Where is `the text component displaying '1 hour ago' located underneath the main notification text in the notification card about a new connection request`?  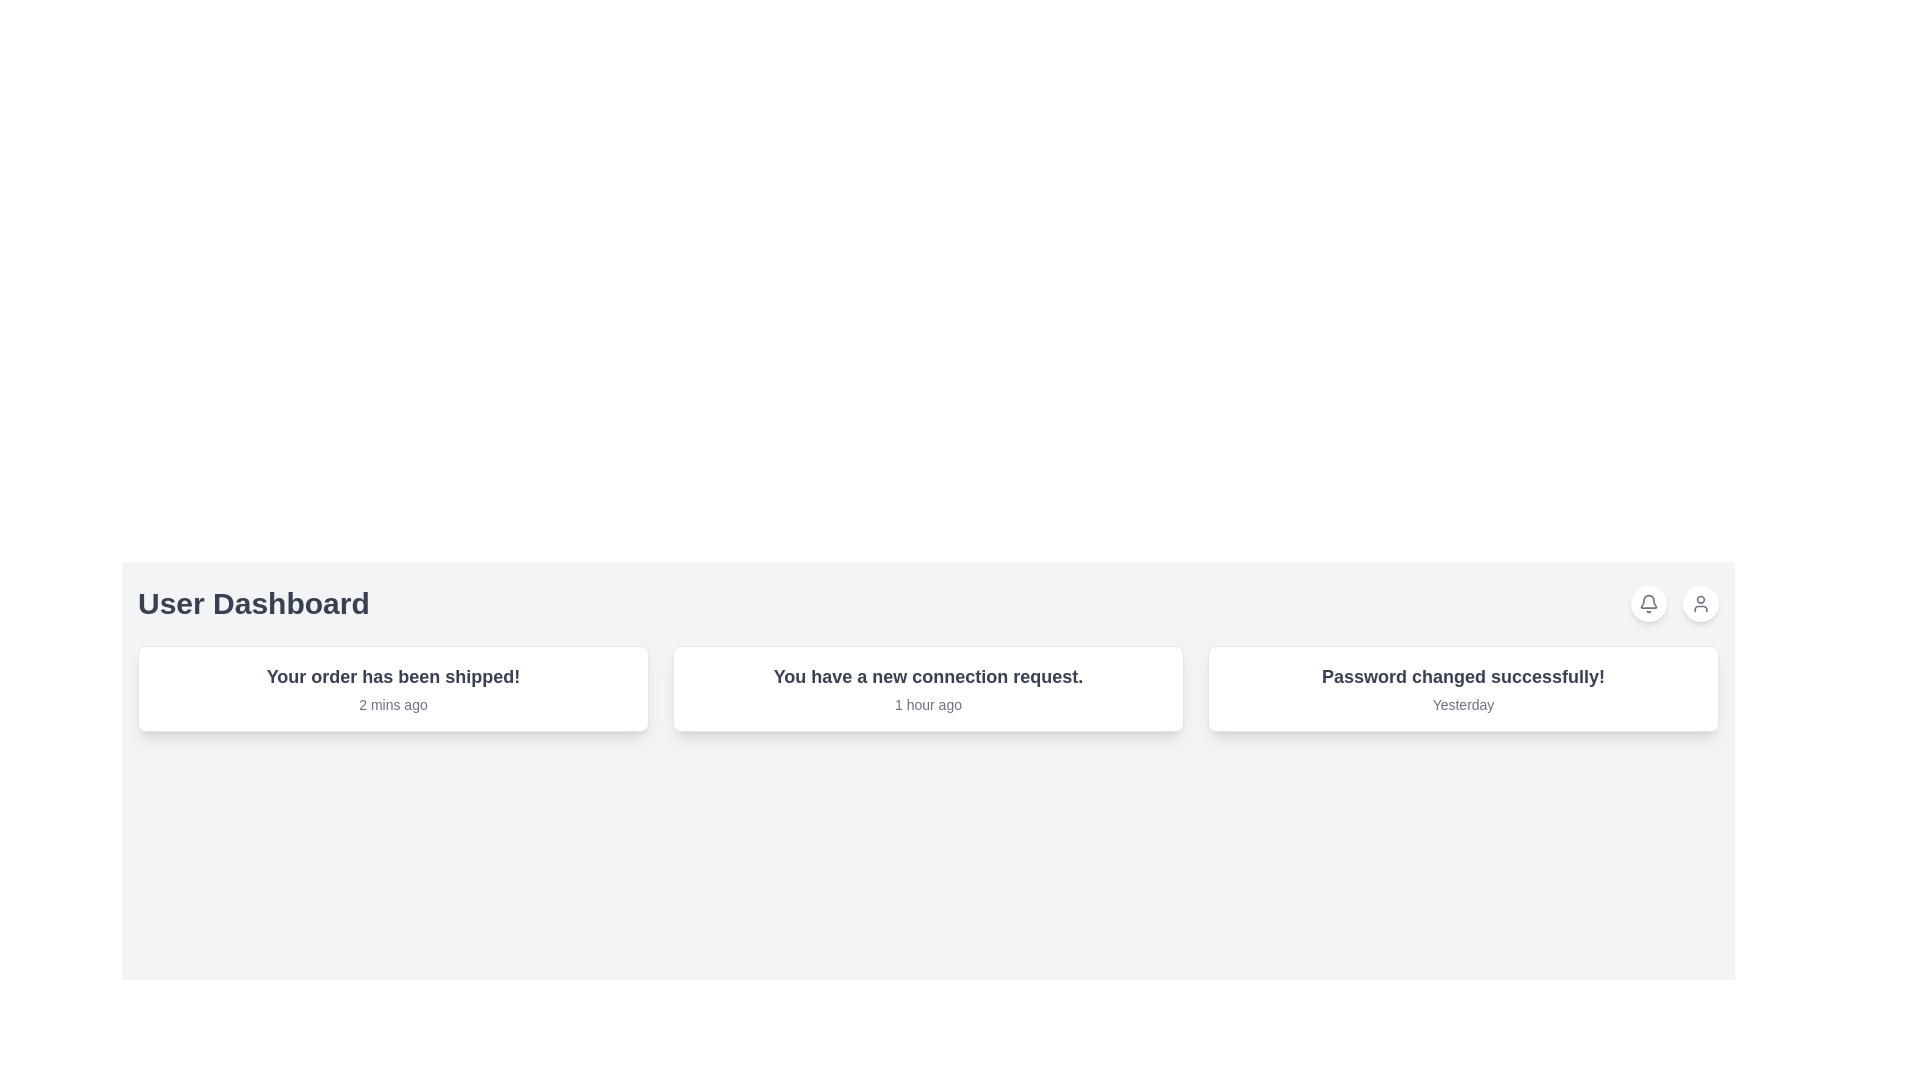
the text component displaying '1 hour ago' located underneath the main notification text in the notification card about a new connection request is located at coordinates (927, 704).